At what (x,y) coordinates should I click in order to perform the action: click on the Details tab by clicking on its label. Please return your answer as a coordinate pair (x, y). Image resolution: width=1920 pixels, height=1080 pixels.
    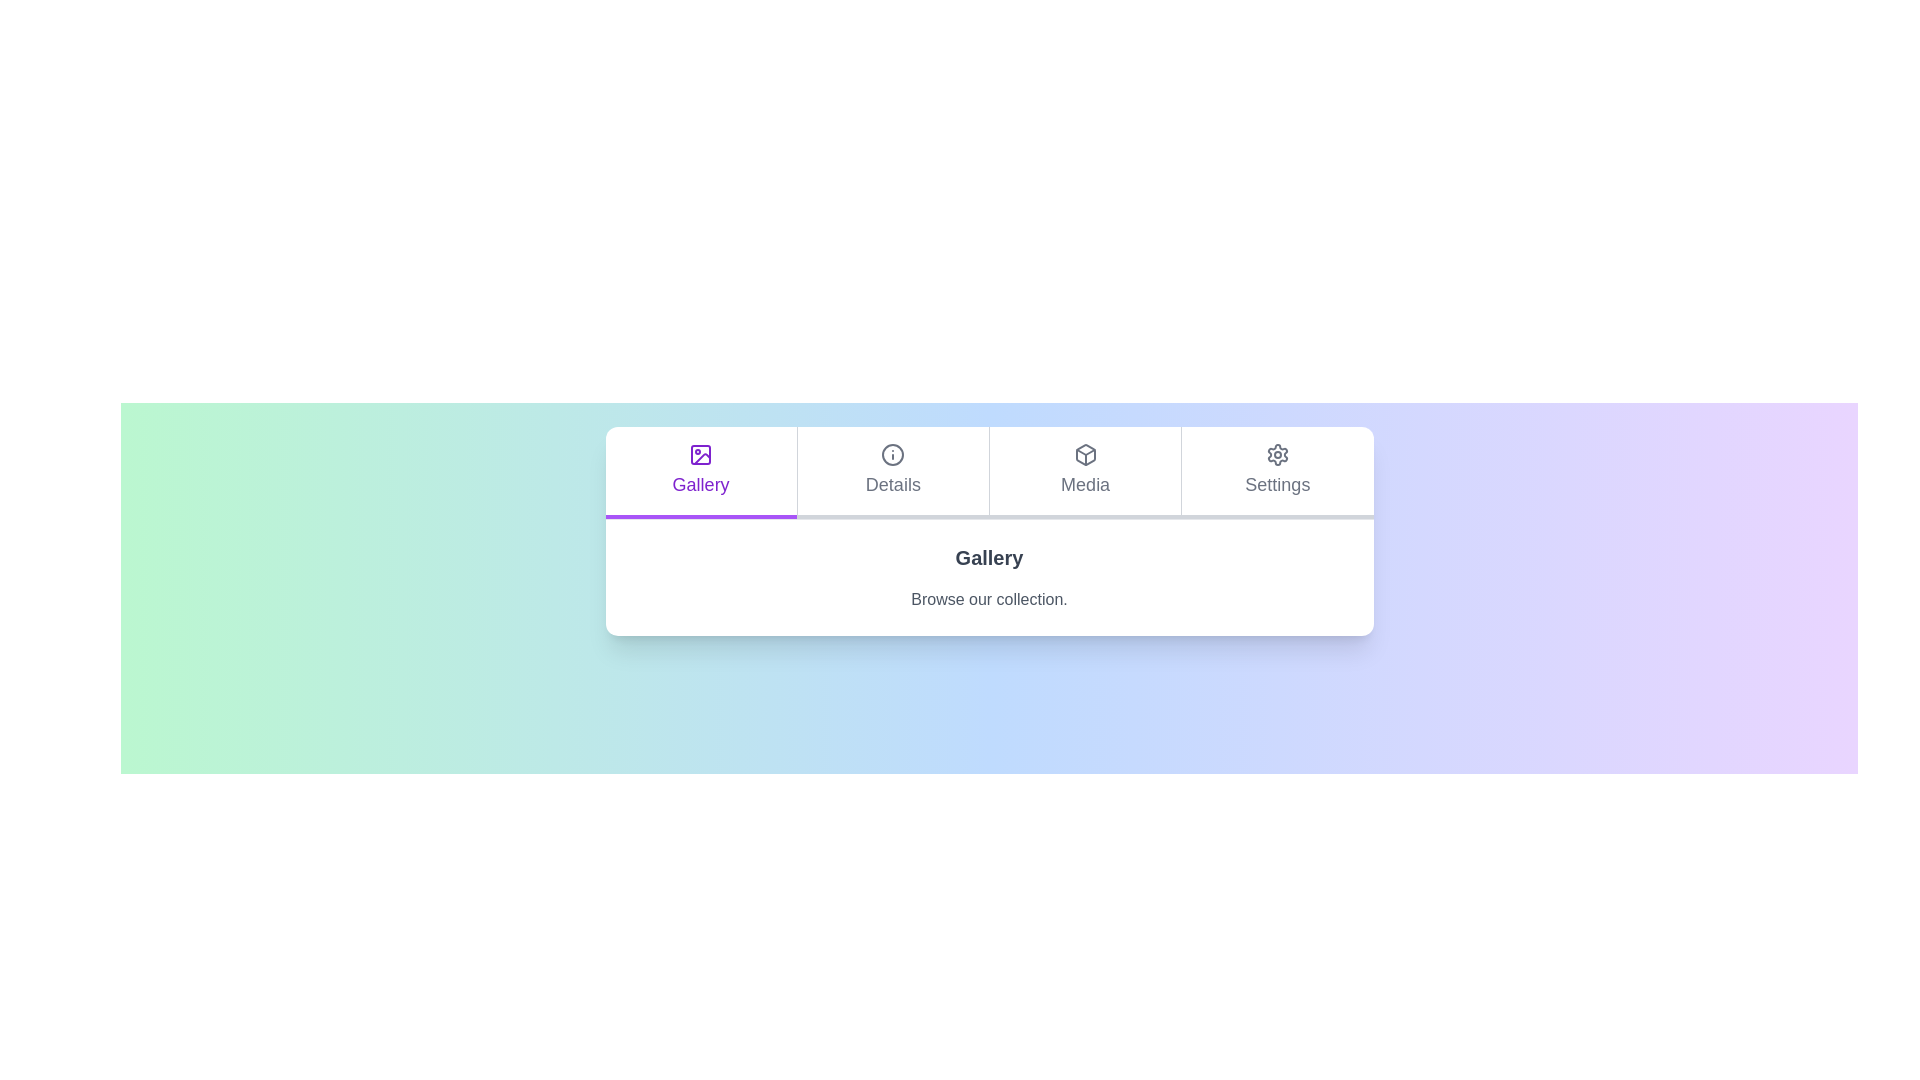
    Looking at the image, I should click on (891, 473).